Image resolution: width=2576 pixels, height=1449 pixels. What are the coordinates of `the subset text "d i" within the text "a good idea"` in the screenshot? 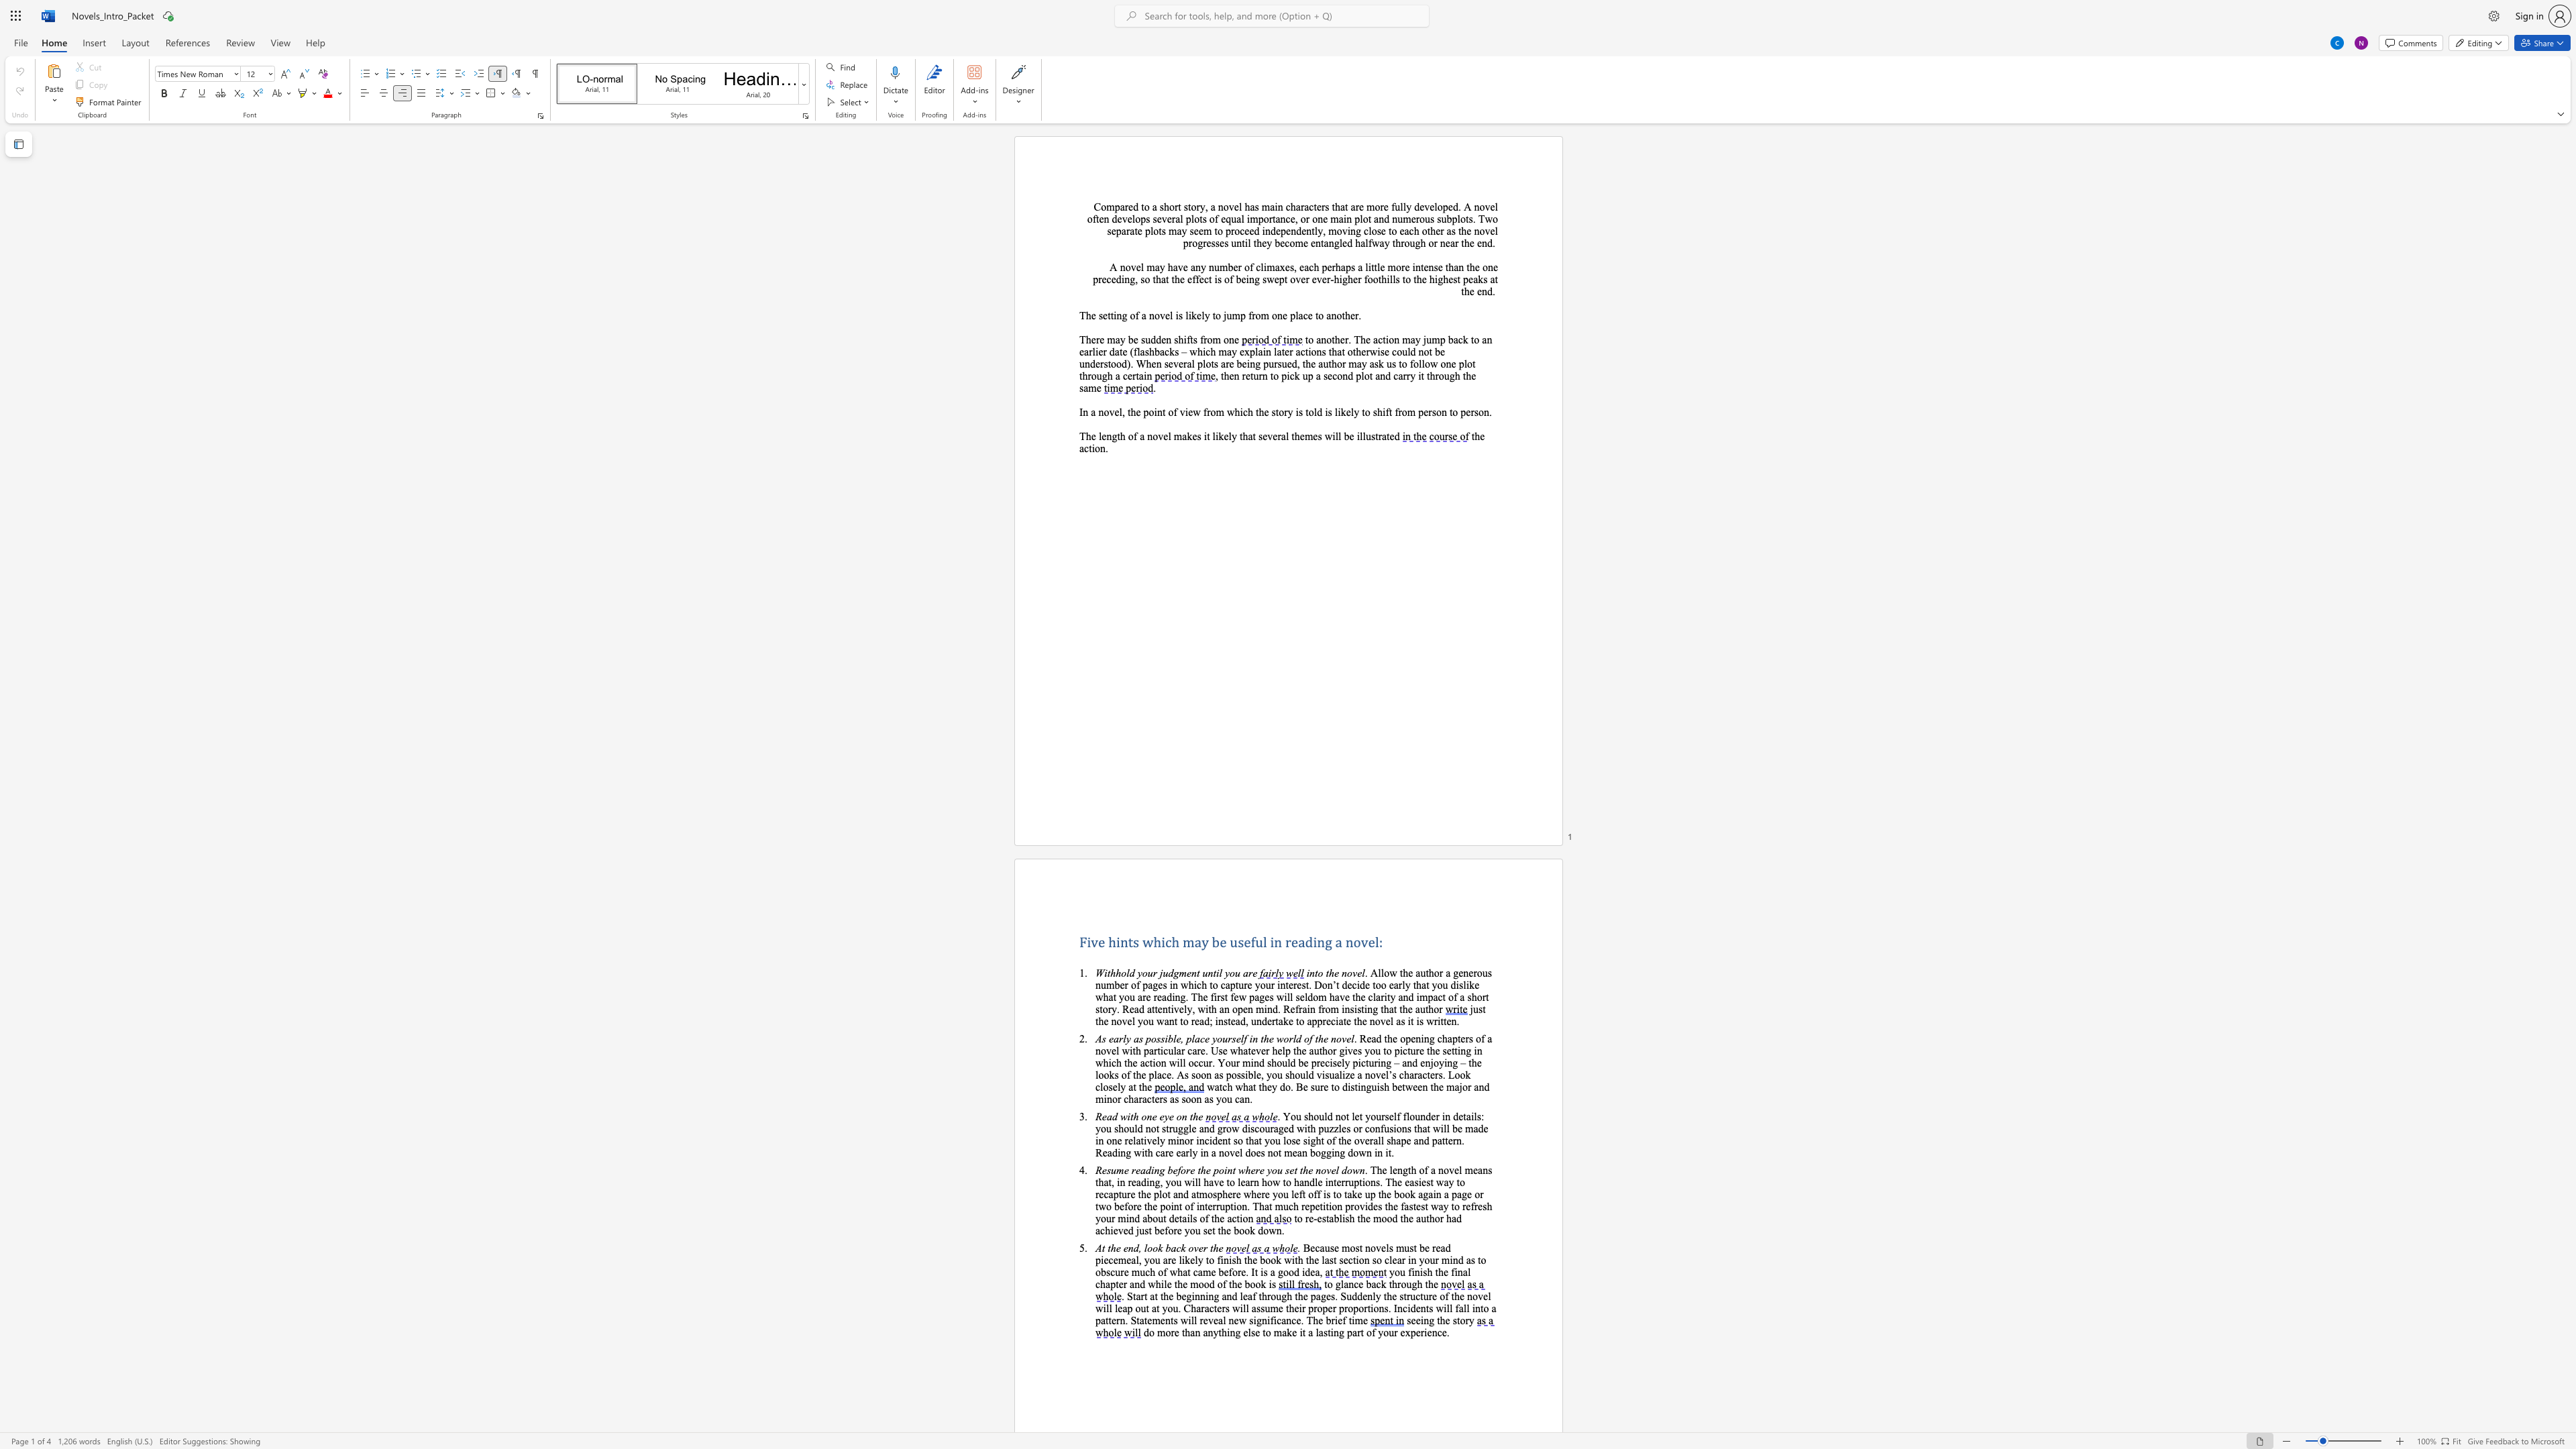 It's located at (1293, 1271).